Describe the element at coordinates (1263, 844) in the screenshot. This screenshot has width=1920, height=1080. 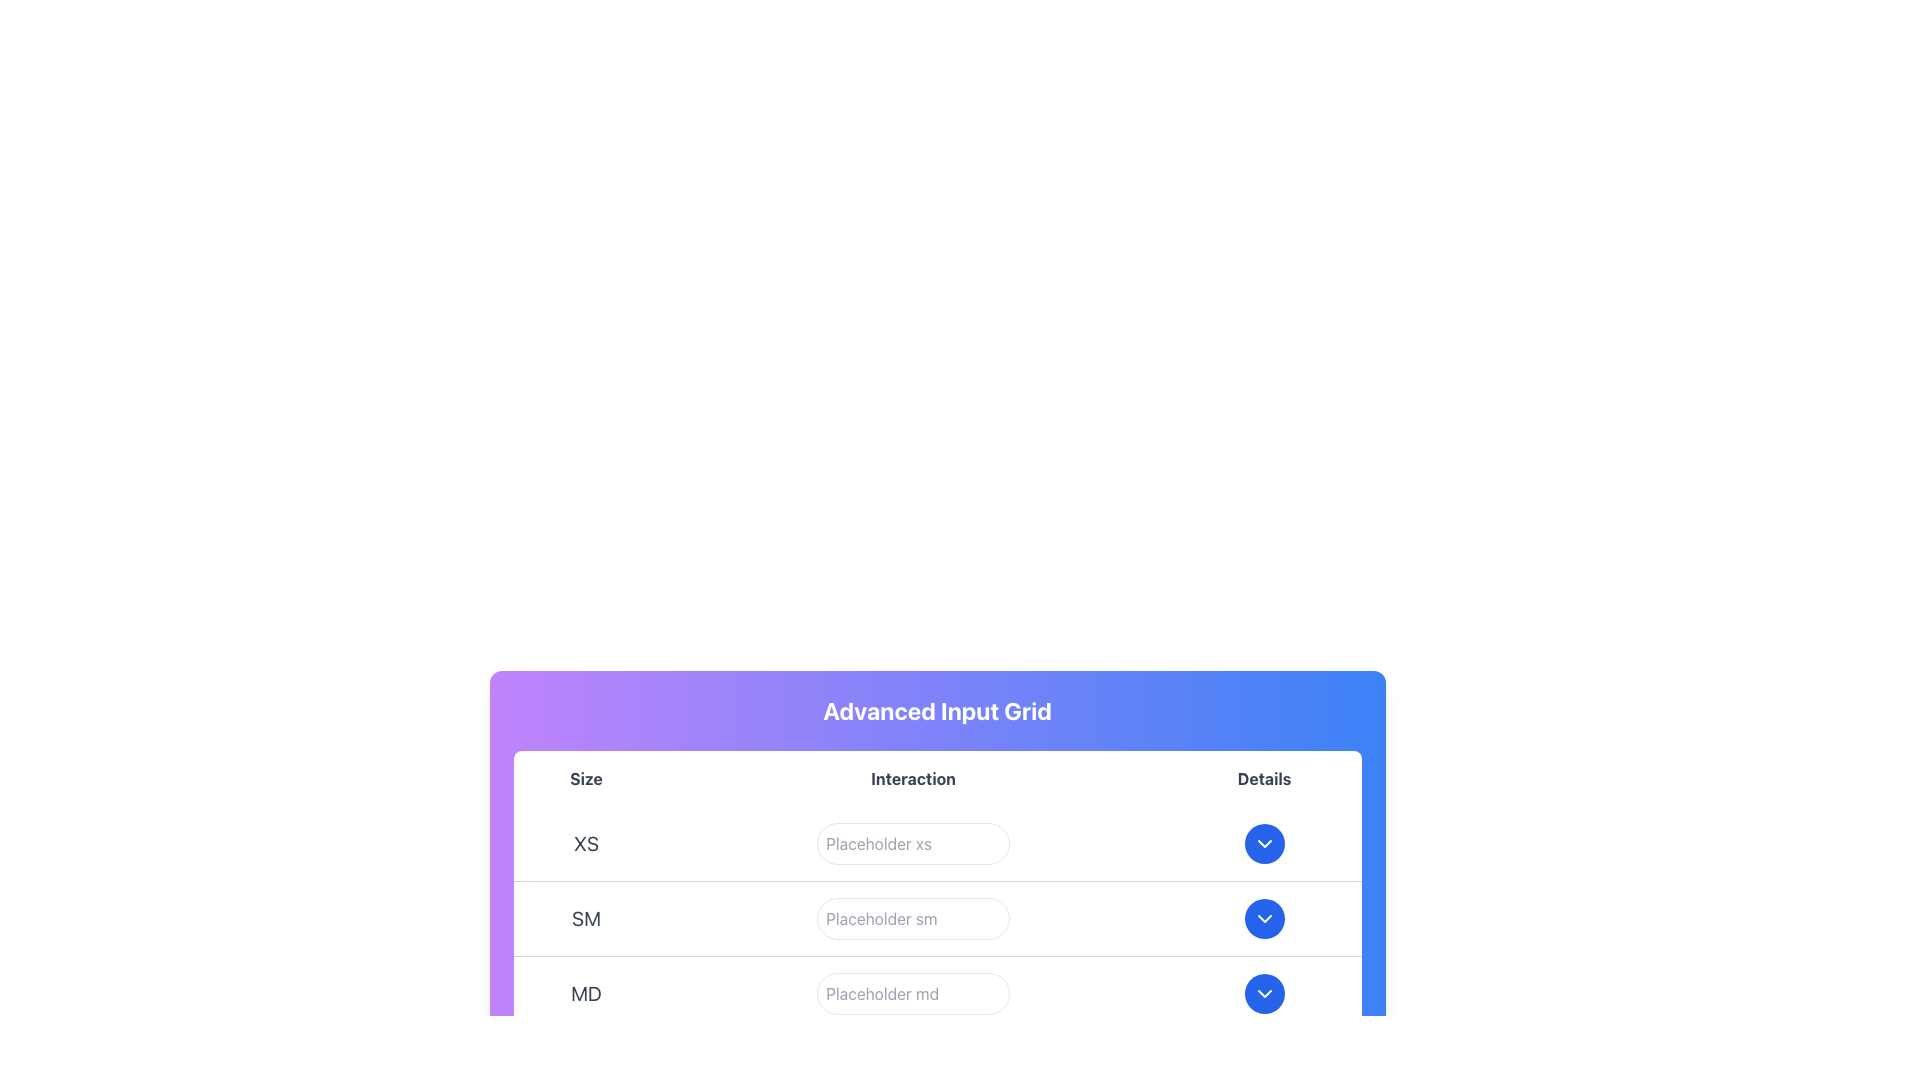
I see `the circular blue button with a white chevron pointing downwards in the 'Details' column of the grid layout` at that location.